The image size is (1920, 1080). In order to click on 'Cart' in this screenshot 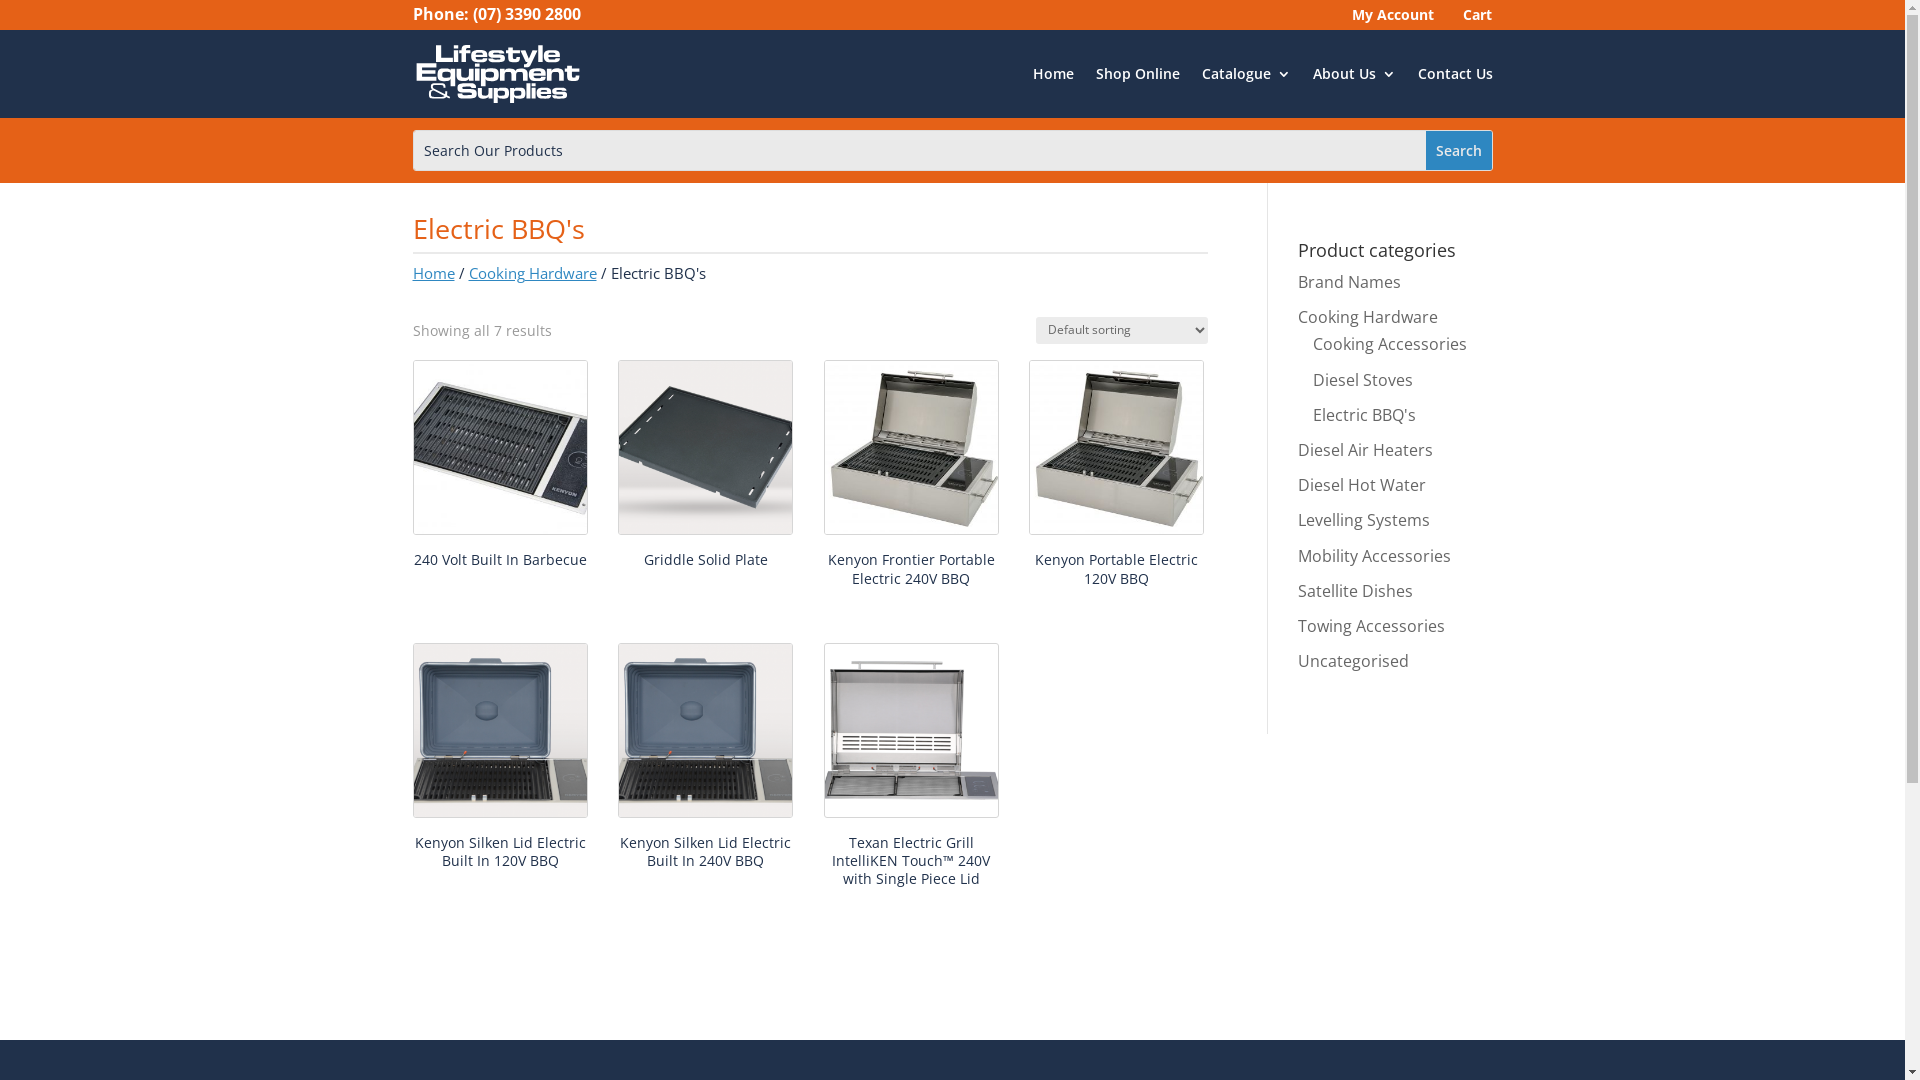, I will do `click(1473, 19)`.